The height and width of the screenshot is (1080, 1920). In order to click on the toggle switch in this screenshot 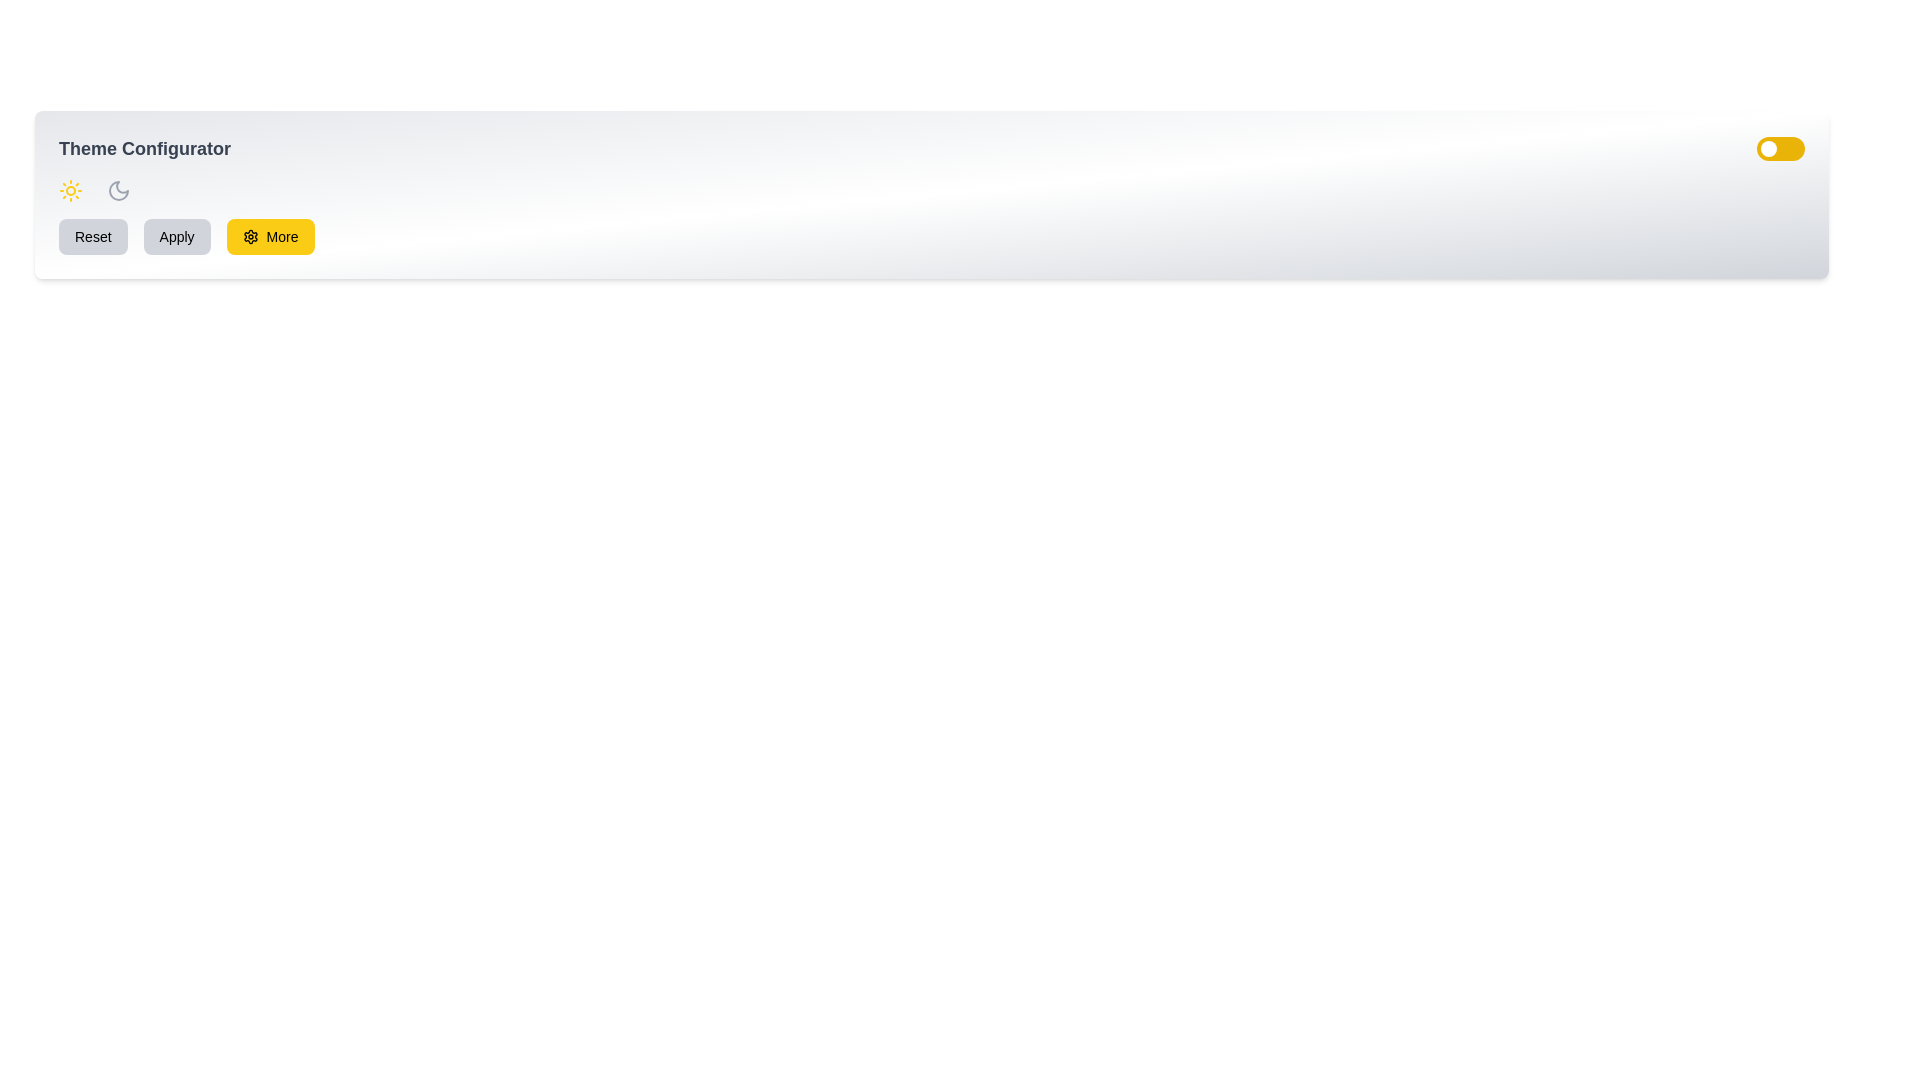, I will do `click(1764, 148)`.